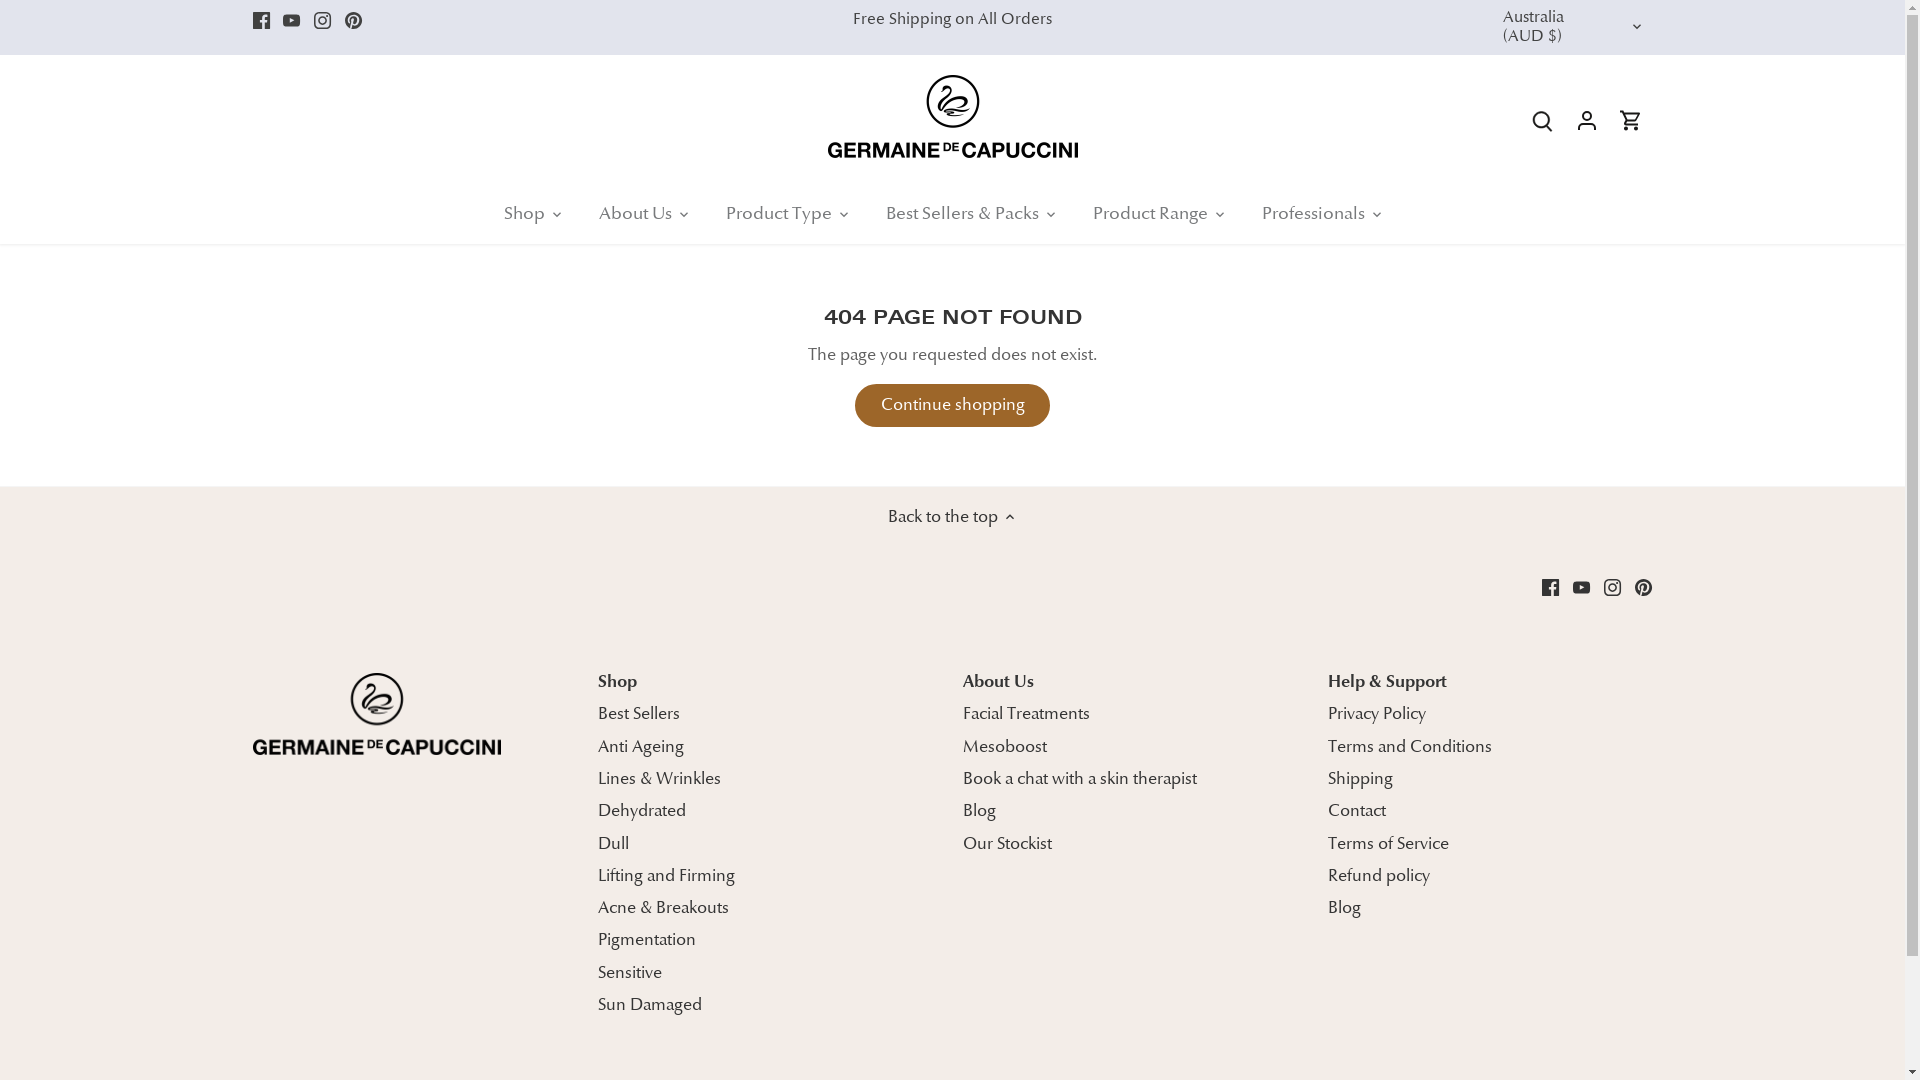 This screenshot has width=1920, height=1080. I want to click on 'Go to cart', so click(1631, 119).